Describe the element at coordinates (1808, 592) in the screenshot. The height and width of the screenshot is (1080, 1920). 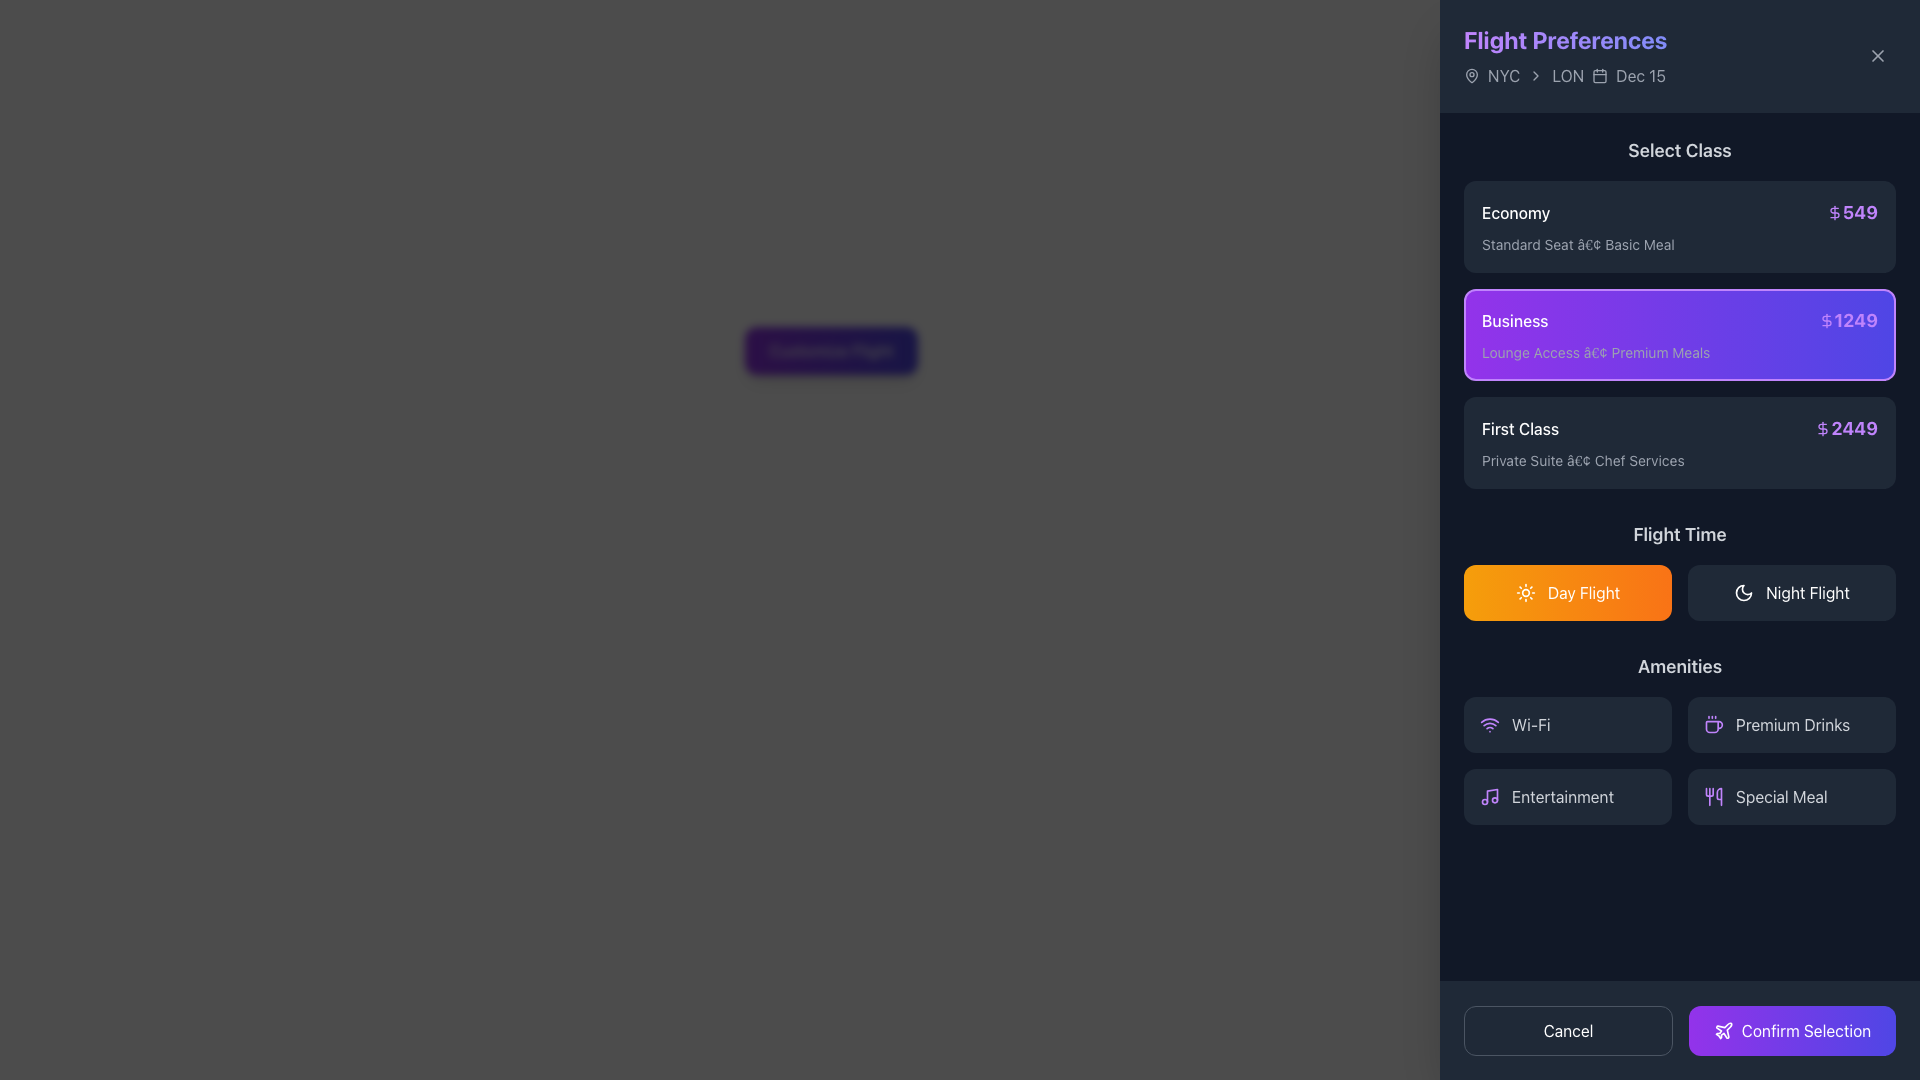
I see `the 'Night Flight' text label, which is styled in white sans-serif font against a dark background and positioned under the 'Flight Time' section in the right-hand sidebar` at that location.